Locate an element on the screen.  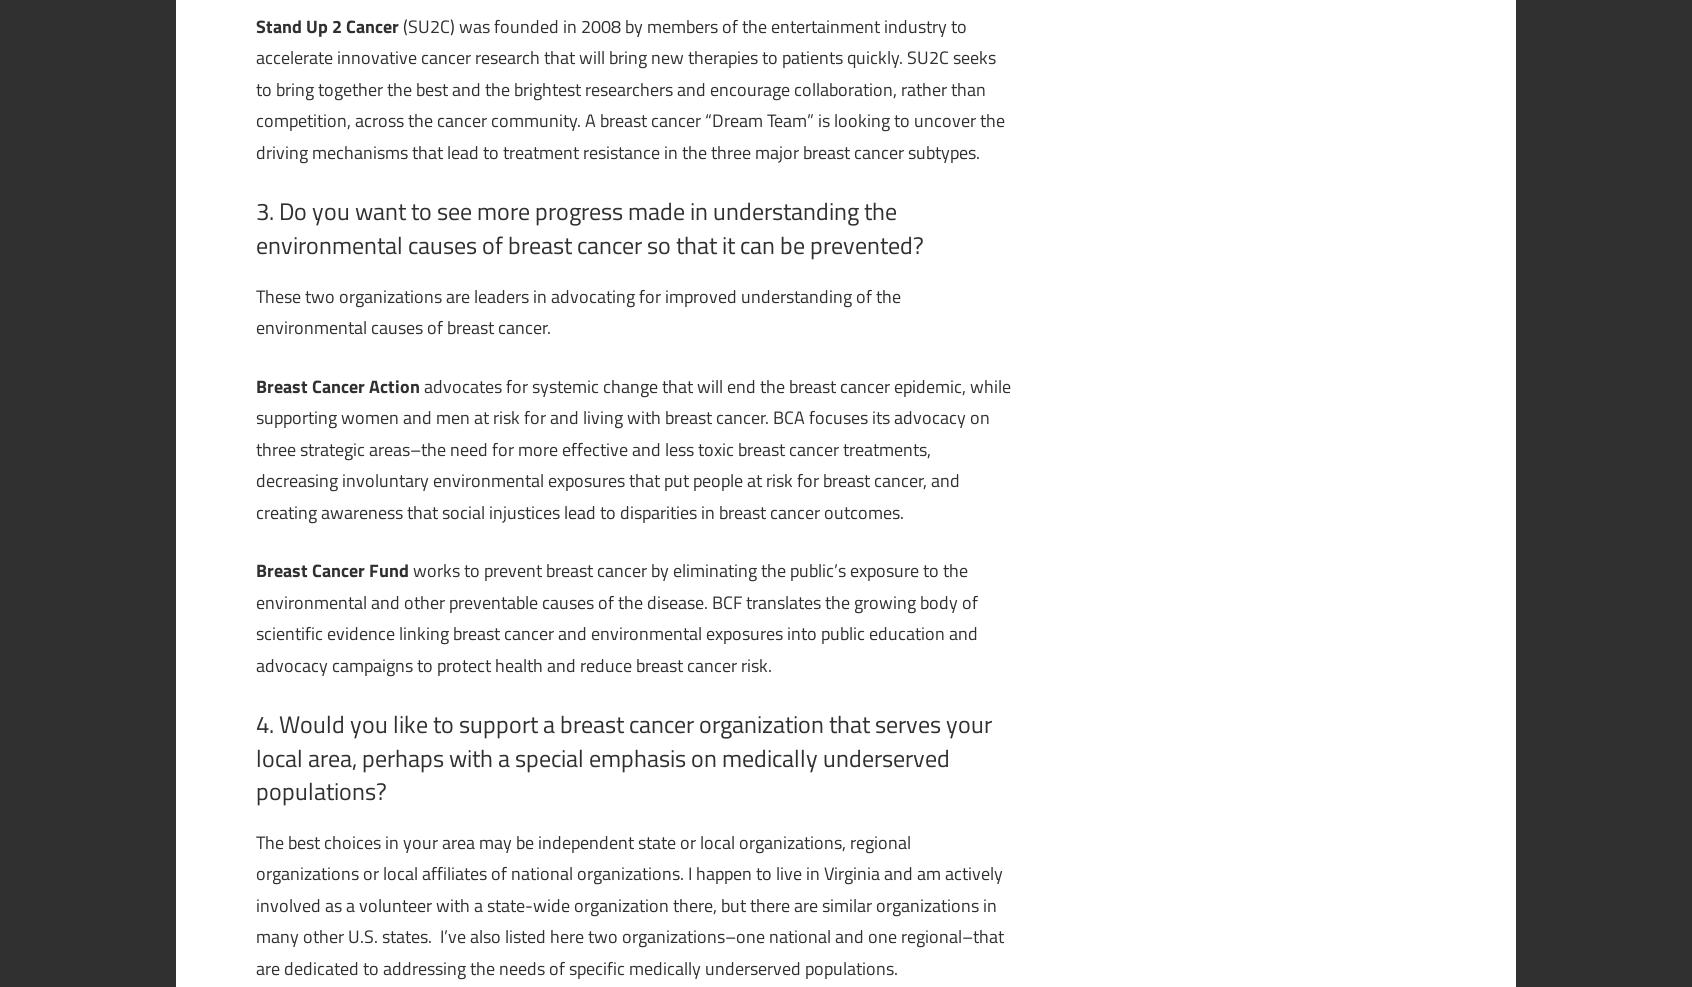
'works to prevent breast cancer by eliminating the public’s exposure to the environmental and other preventable causes of the disease. BCF translates the growing body of scientific evidence linking breast cancer and environmental exposures into public education and advocacy campaigns to protect health and reduce breast cancer risk.' is located at coordinates (616, 616).